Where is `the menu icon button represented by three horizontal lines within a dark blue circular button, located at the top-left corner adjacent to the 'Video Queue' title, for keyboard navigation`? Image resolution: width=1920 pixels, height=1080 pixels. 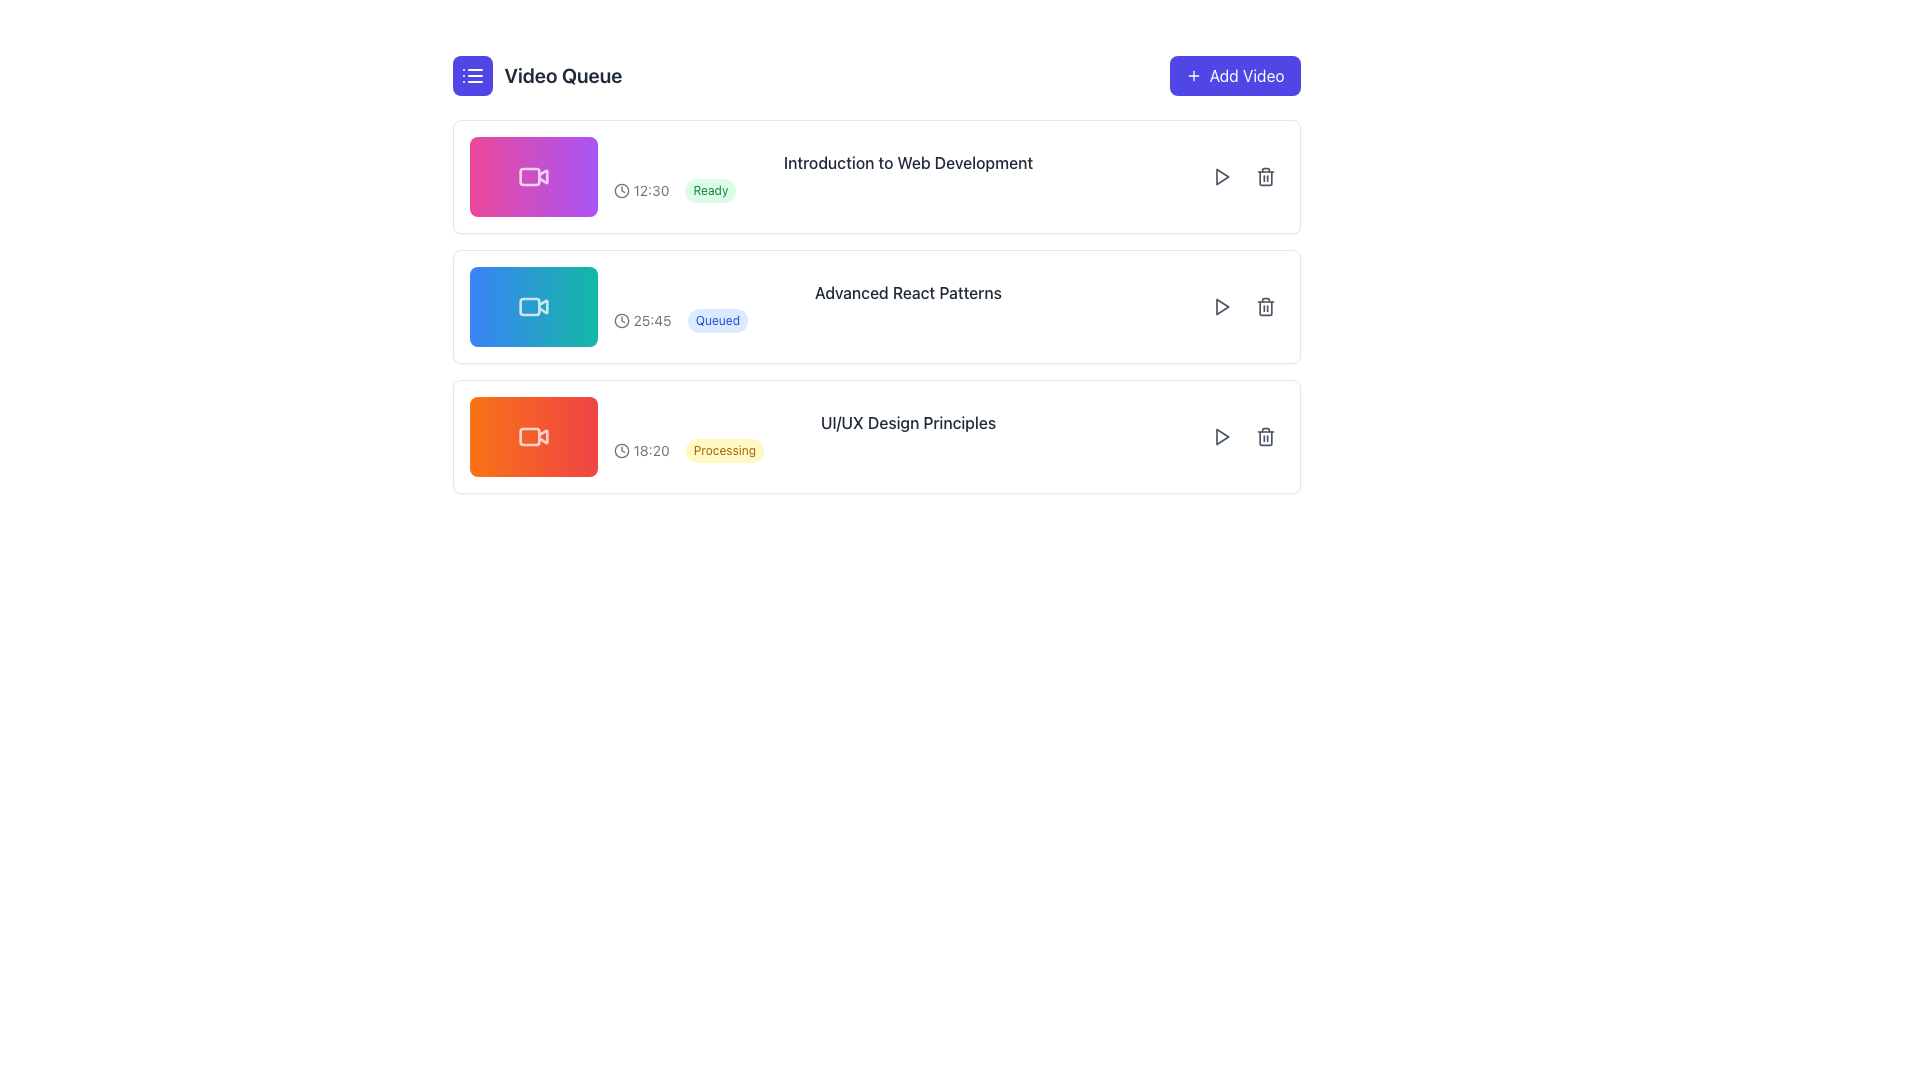
the menu icon button represented by three horizontal lines within a dark blue circular button, located at the top-left corner adjacent to the 'Video Queue' title, for keyboard navigation is located at coordinates (471, 75).